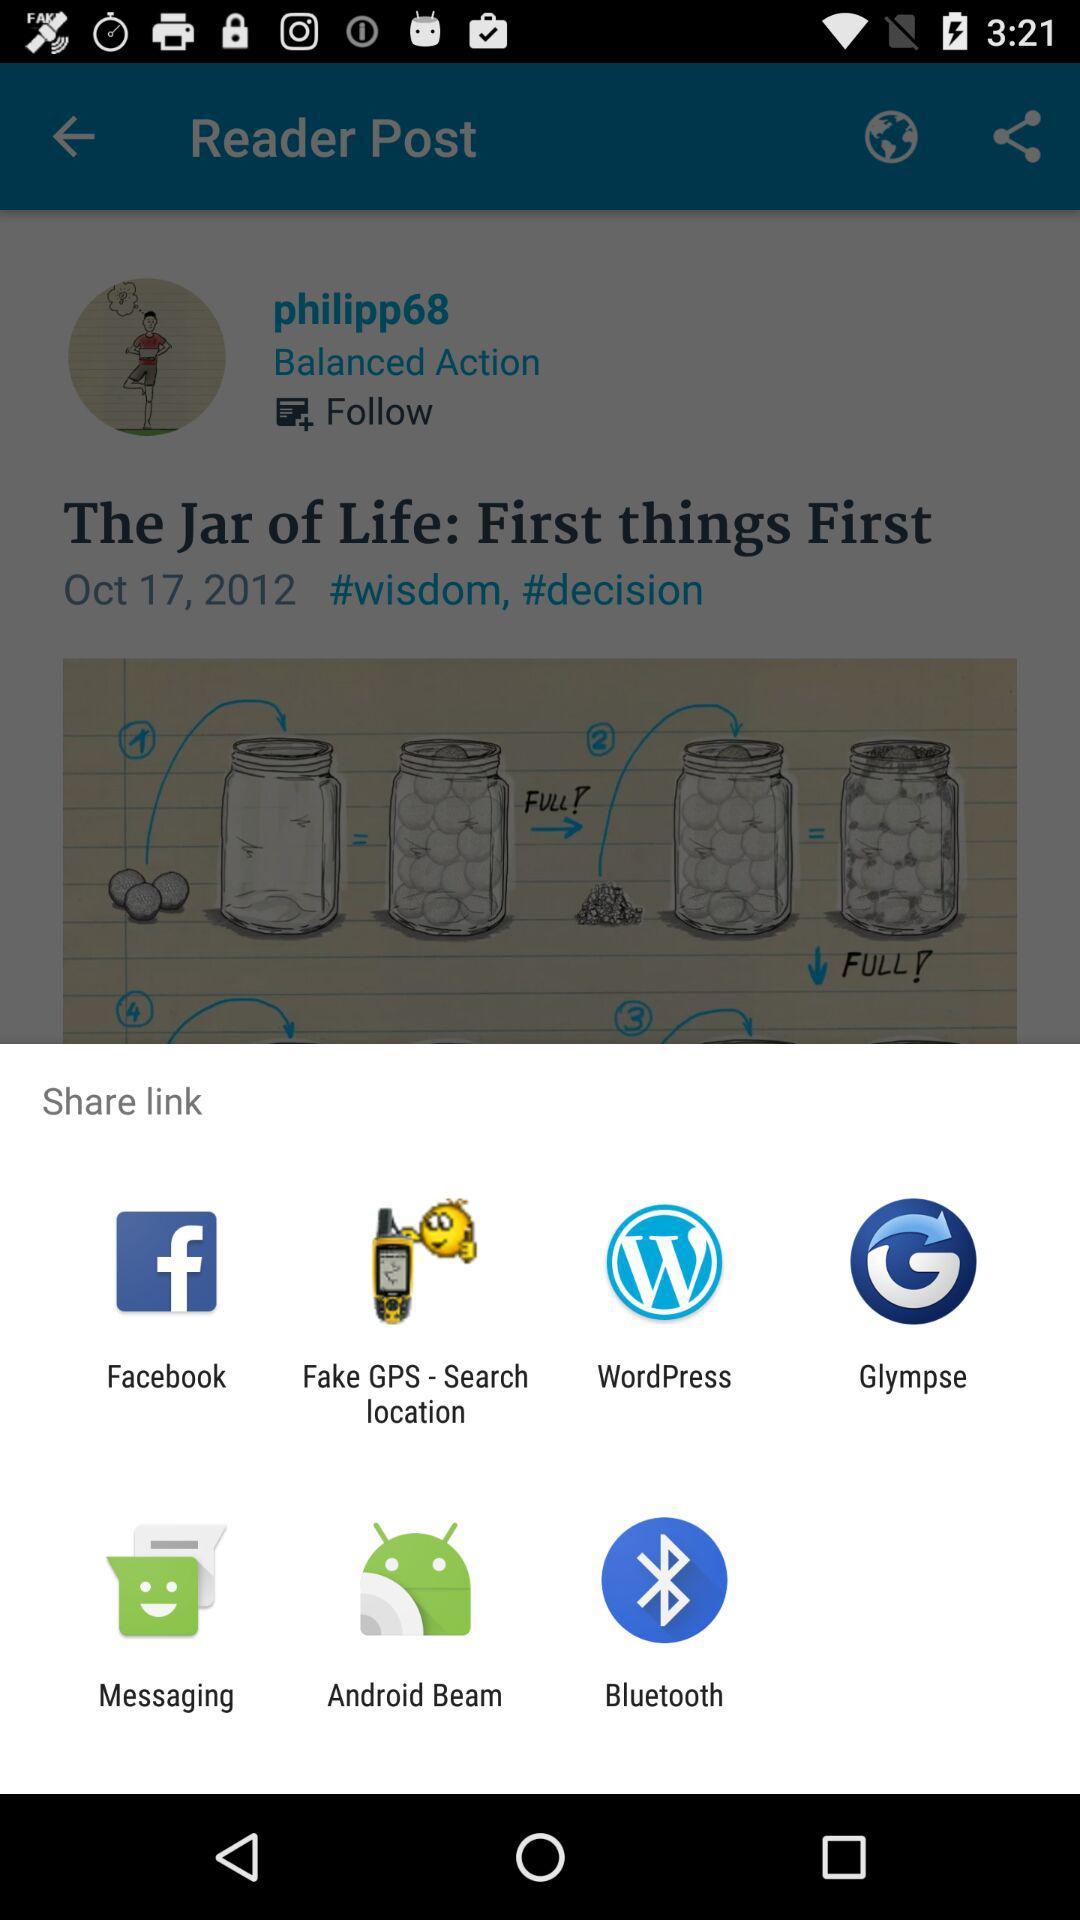  I want to click on the item next to glympse, so click(664, 1392).